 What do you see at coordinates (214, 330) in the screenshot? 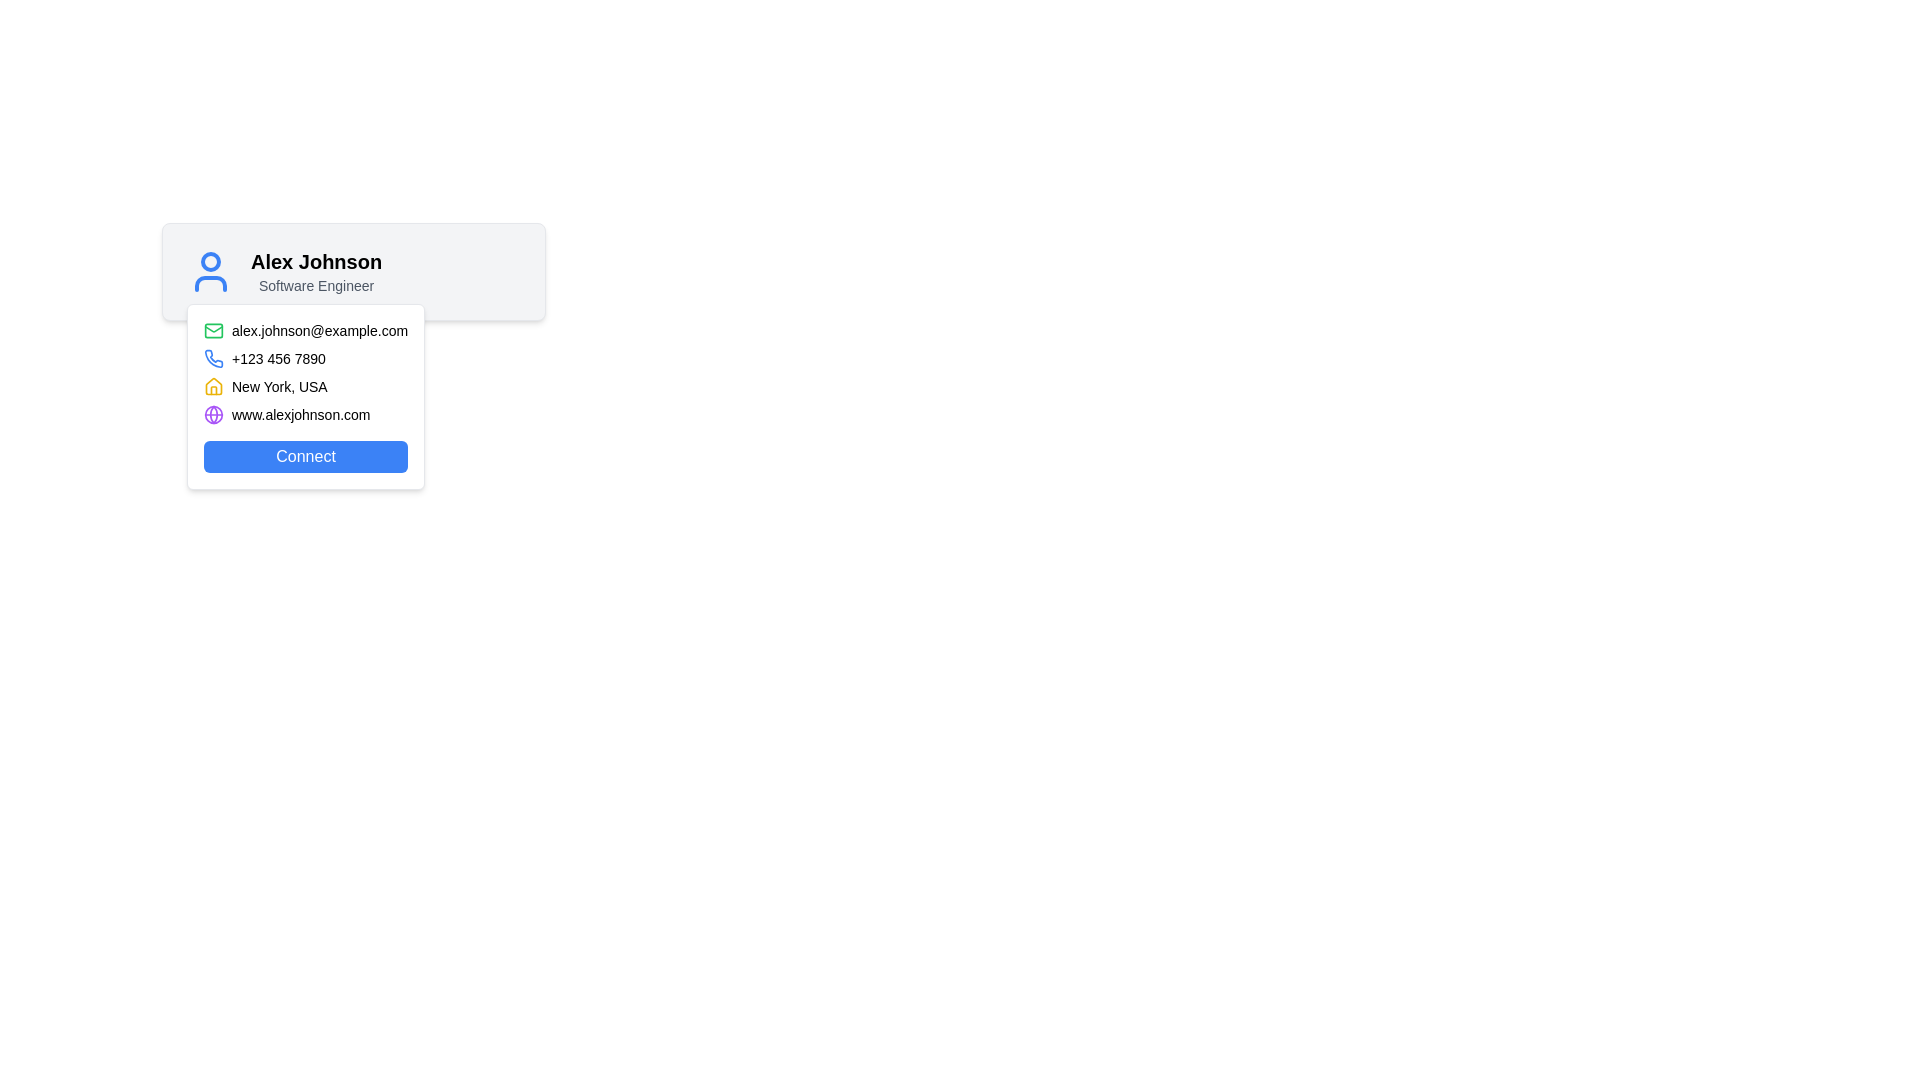
I see `the small rectangular background of the envelope icon, which is part of the email symbol located before the email text 'alex.johnson@example.com'` at bounding box center [214, 330].